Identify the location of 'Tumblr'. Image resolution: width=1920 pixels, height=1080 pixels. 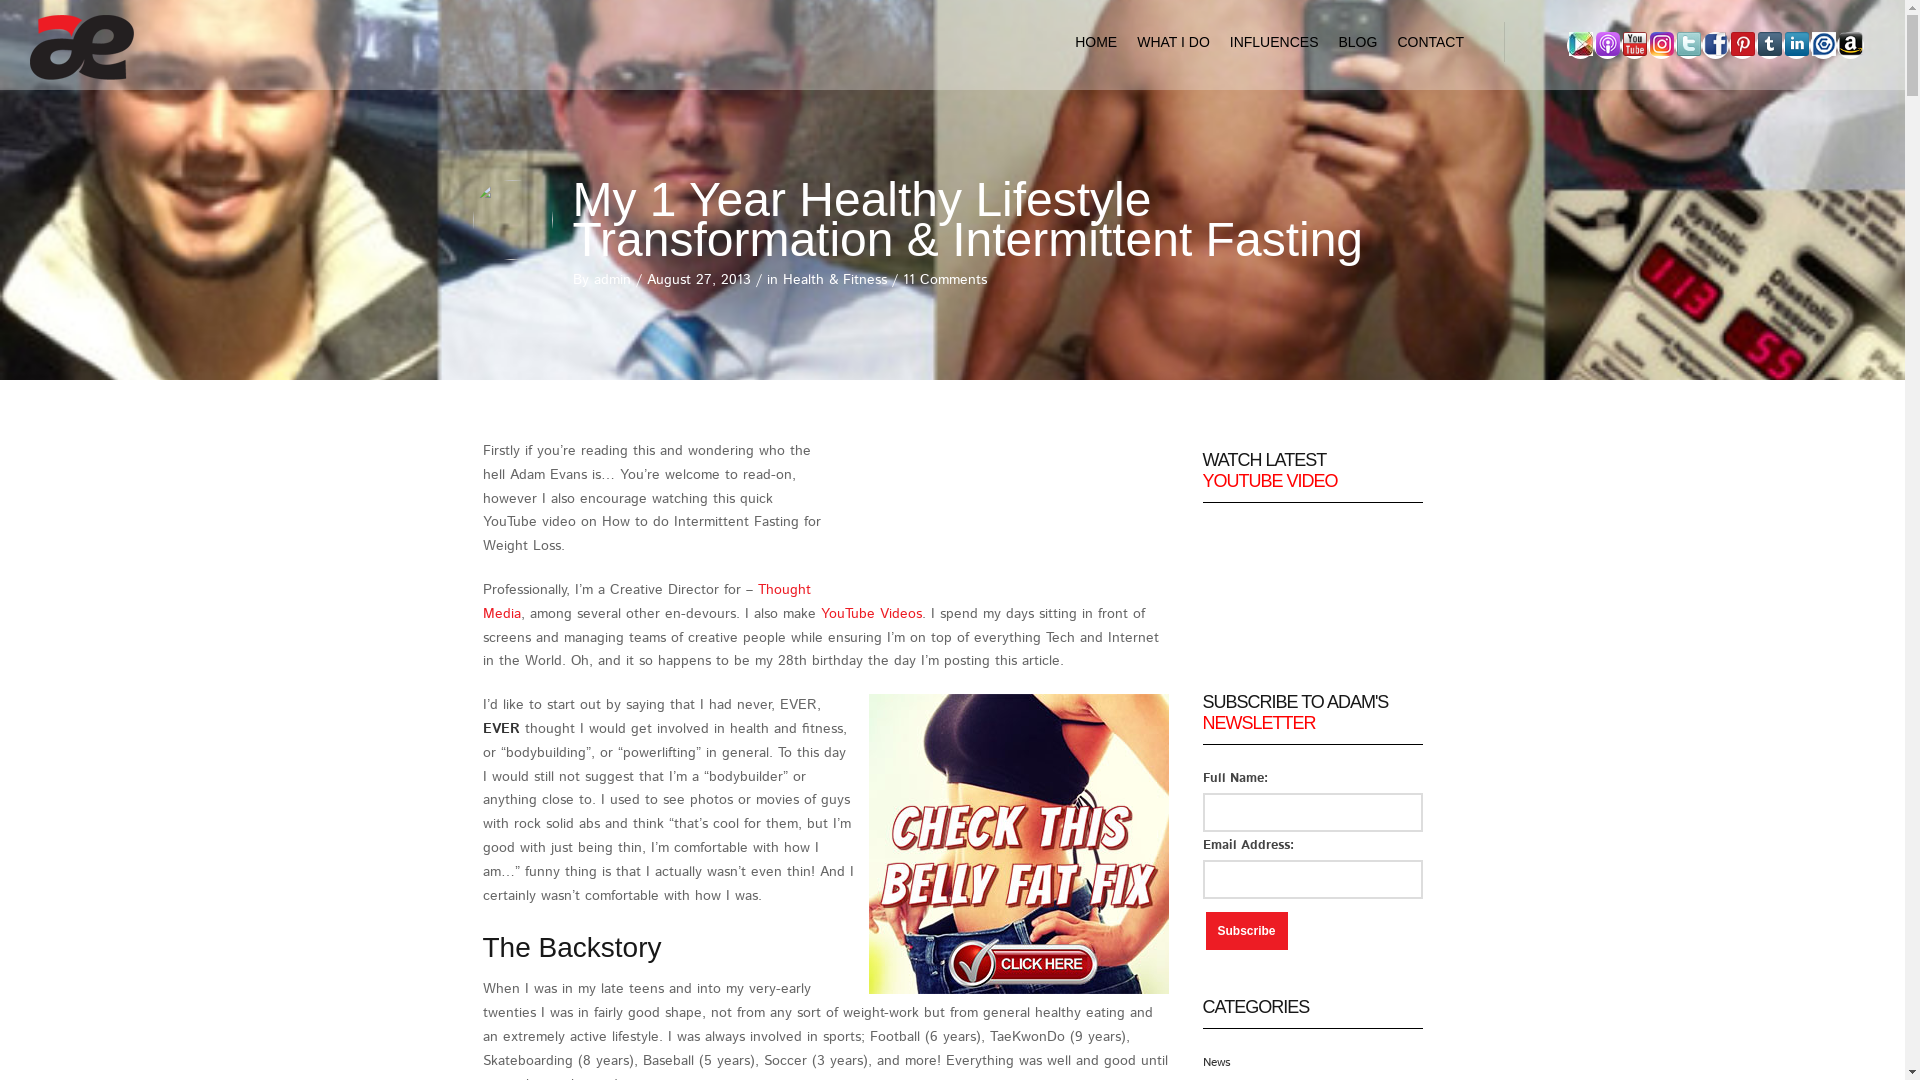
(1770, 43).